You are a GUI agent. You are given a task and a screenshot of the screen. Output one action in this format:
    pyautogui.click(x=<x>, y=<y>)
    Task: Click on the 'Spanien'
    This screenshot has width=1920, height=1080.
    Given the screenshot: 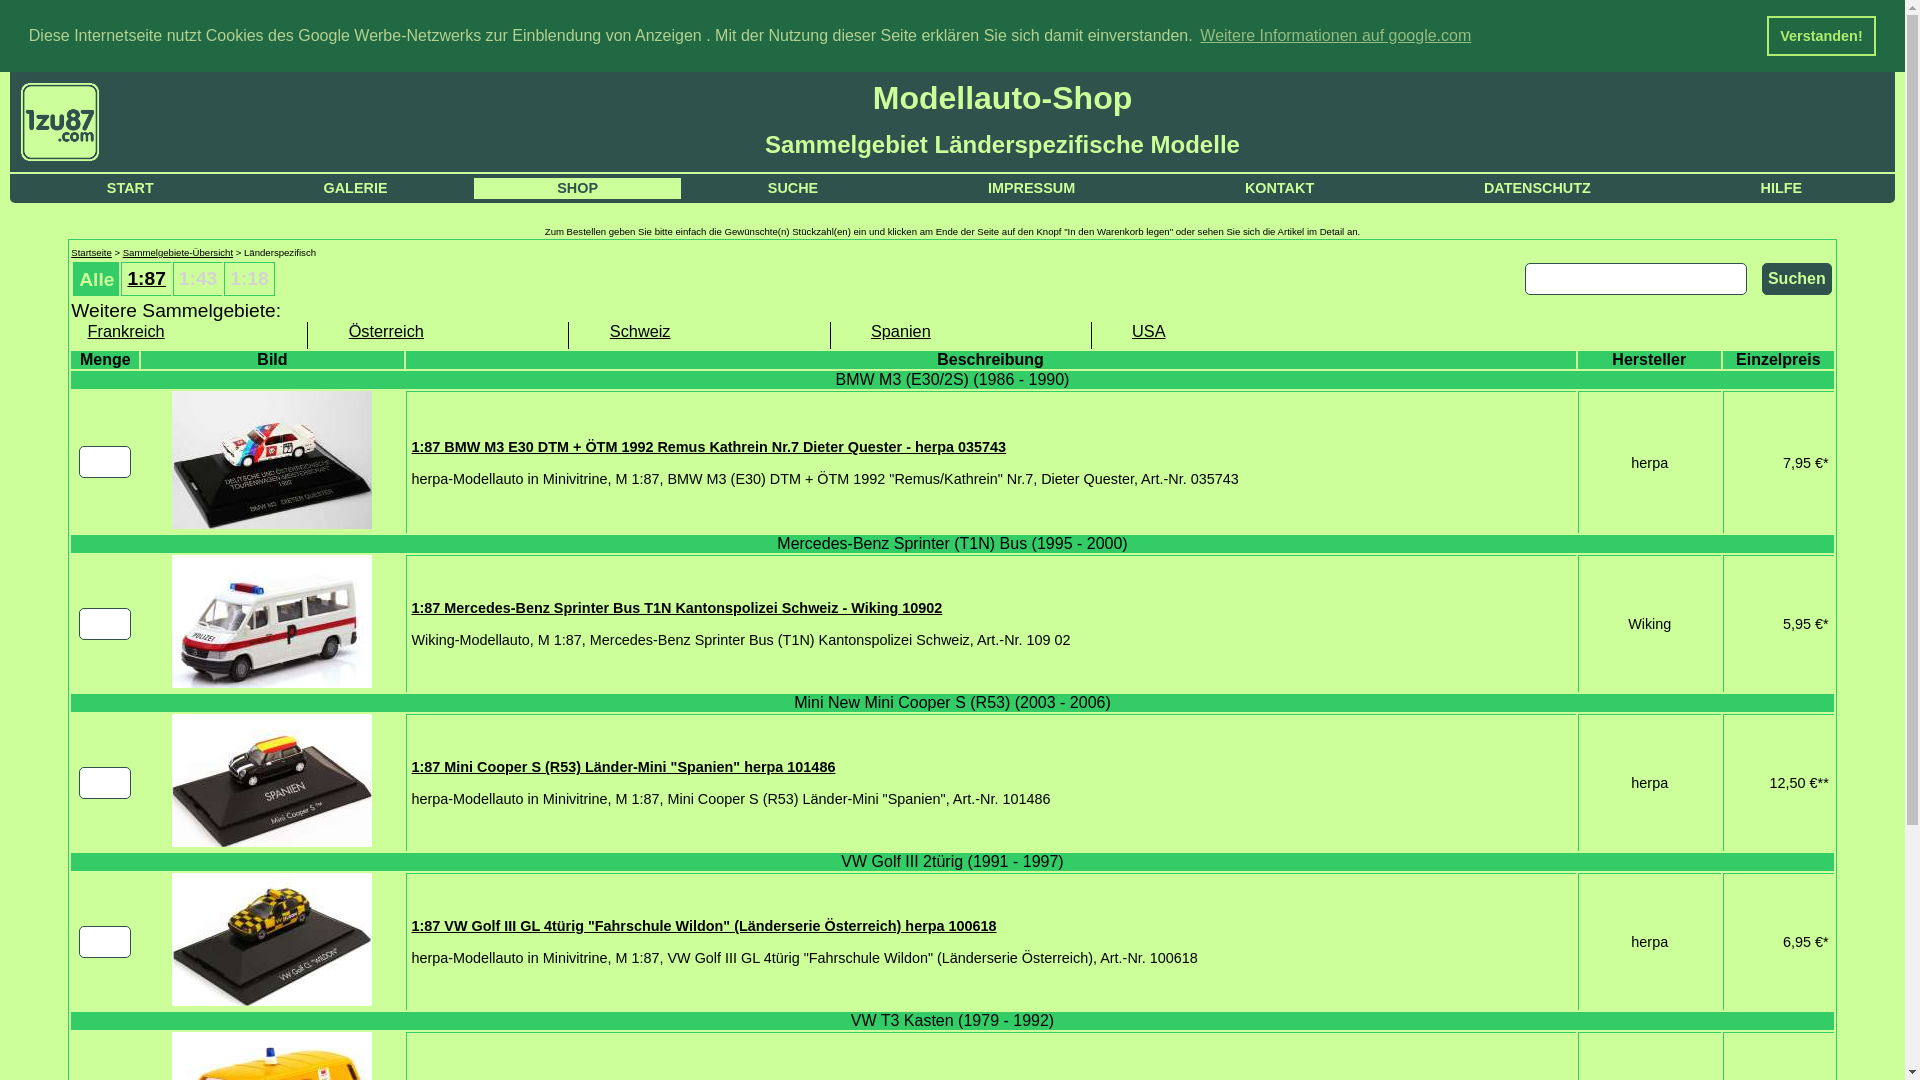 What is the action you would take?
    pyautogui.click(x=960, y=330)
    